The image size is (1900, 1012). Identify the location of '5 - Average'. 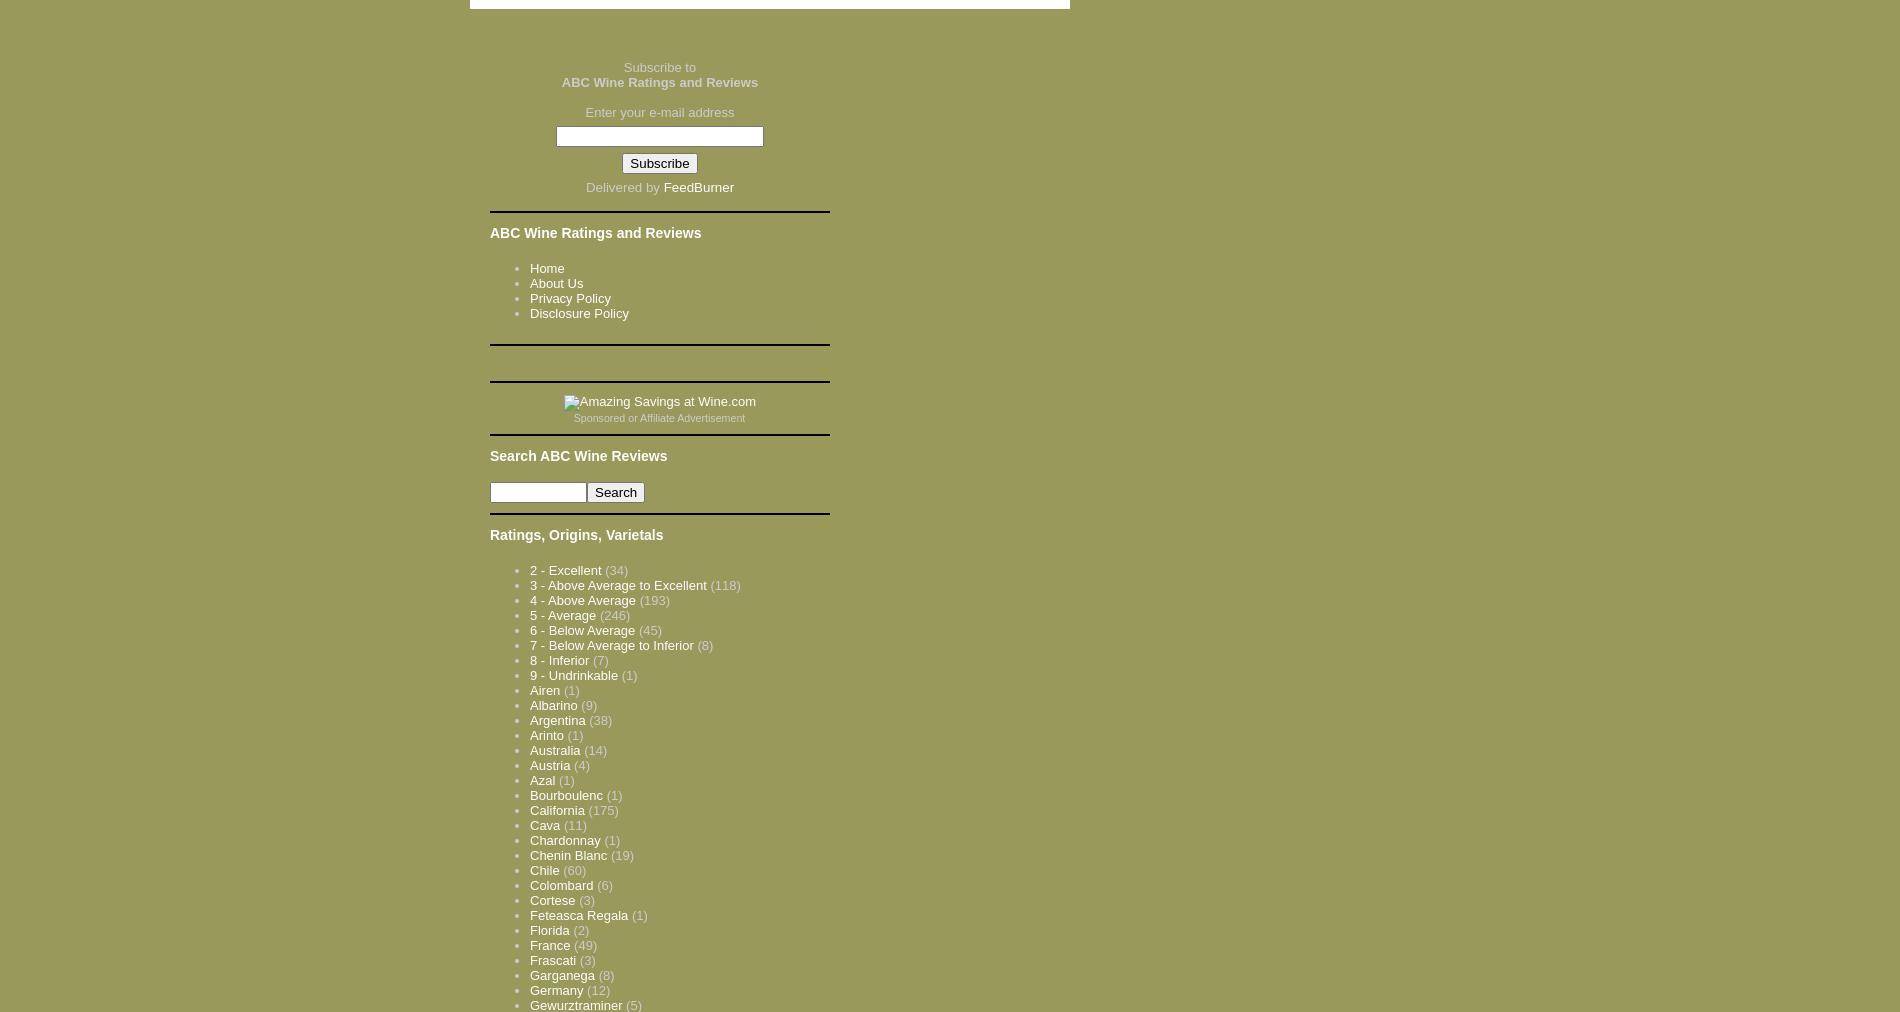
(562, 613).